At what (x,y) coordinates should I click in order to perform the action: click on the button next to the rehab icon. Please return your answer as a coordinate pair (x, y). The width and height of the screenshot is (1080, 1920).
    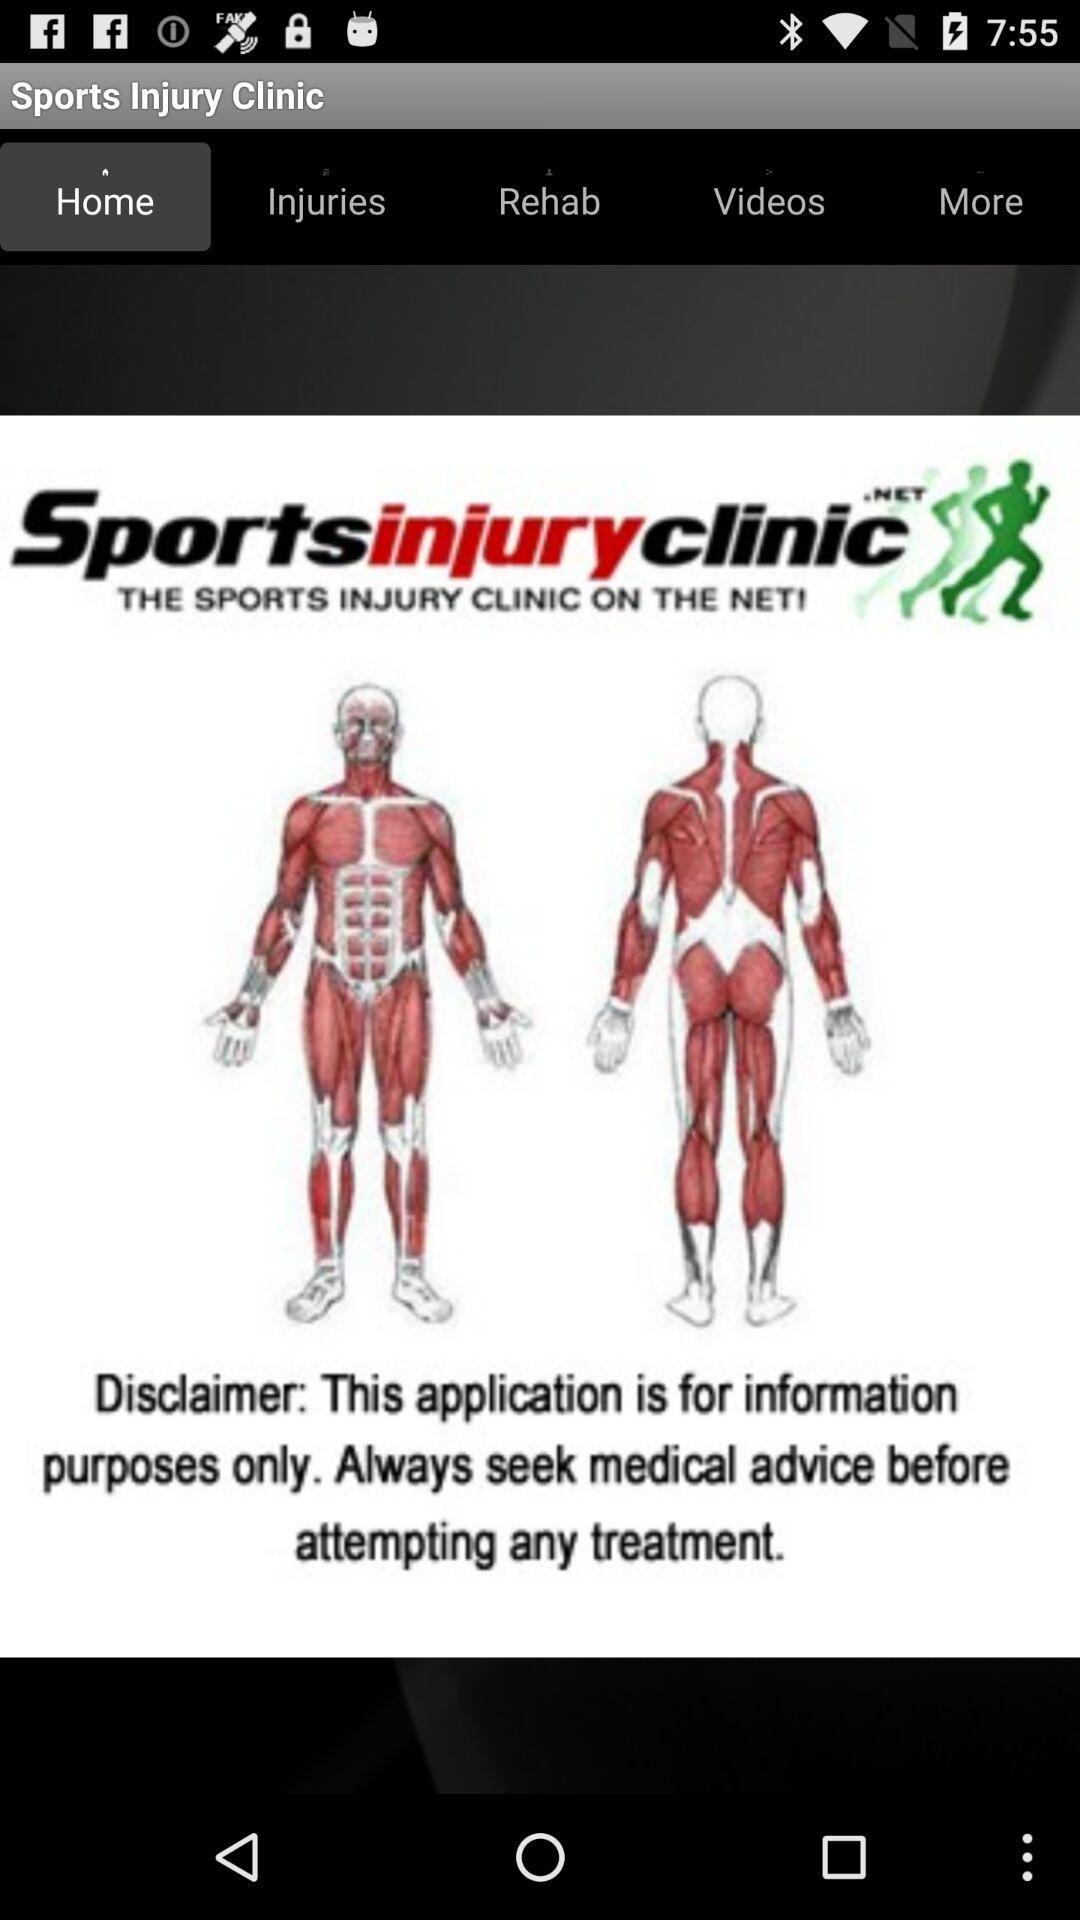
    Looking at the image, I should click on (325, 196).